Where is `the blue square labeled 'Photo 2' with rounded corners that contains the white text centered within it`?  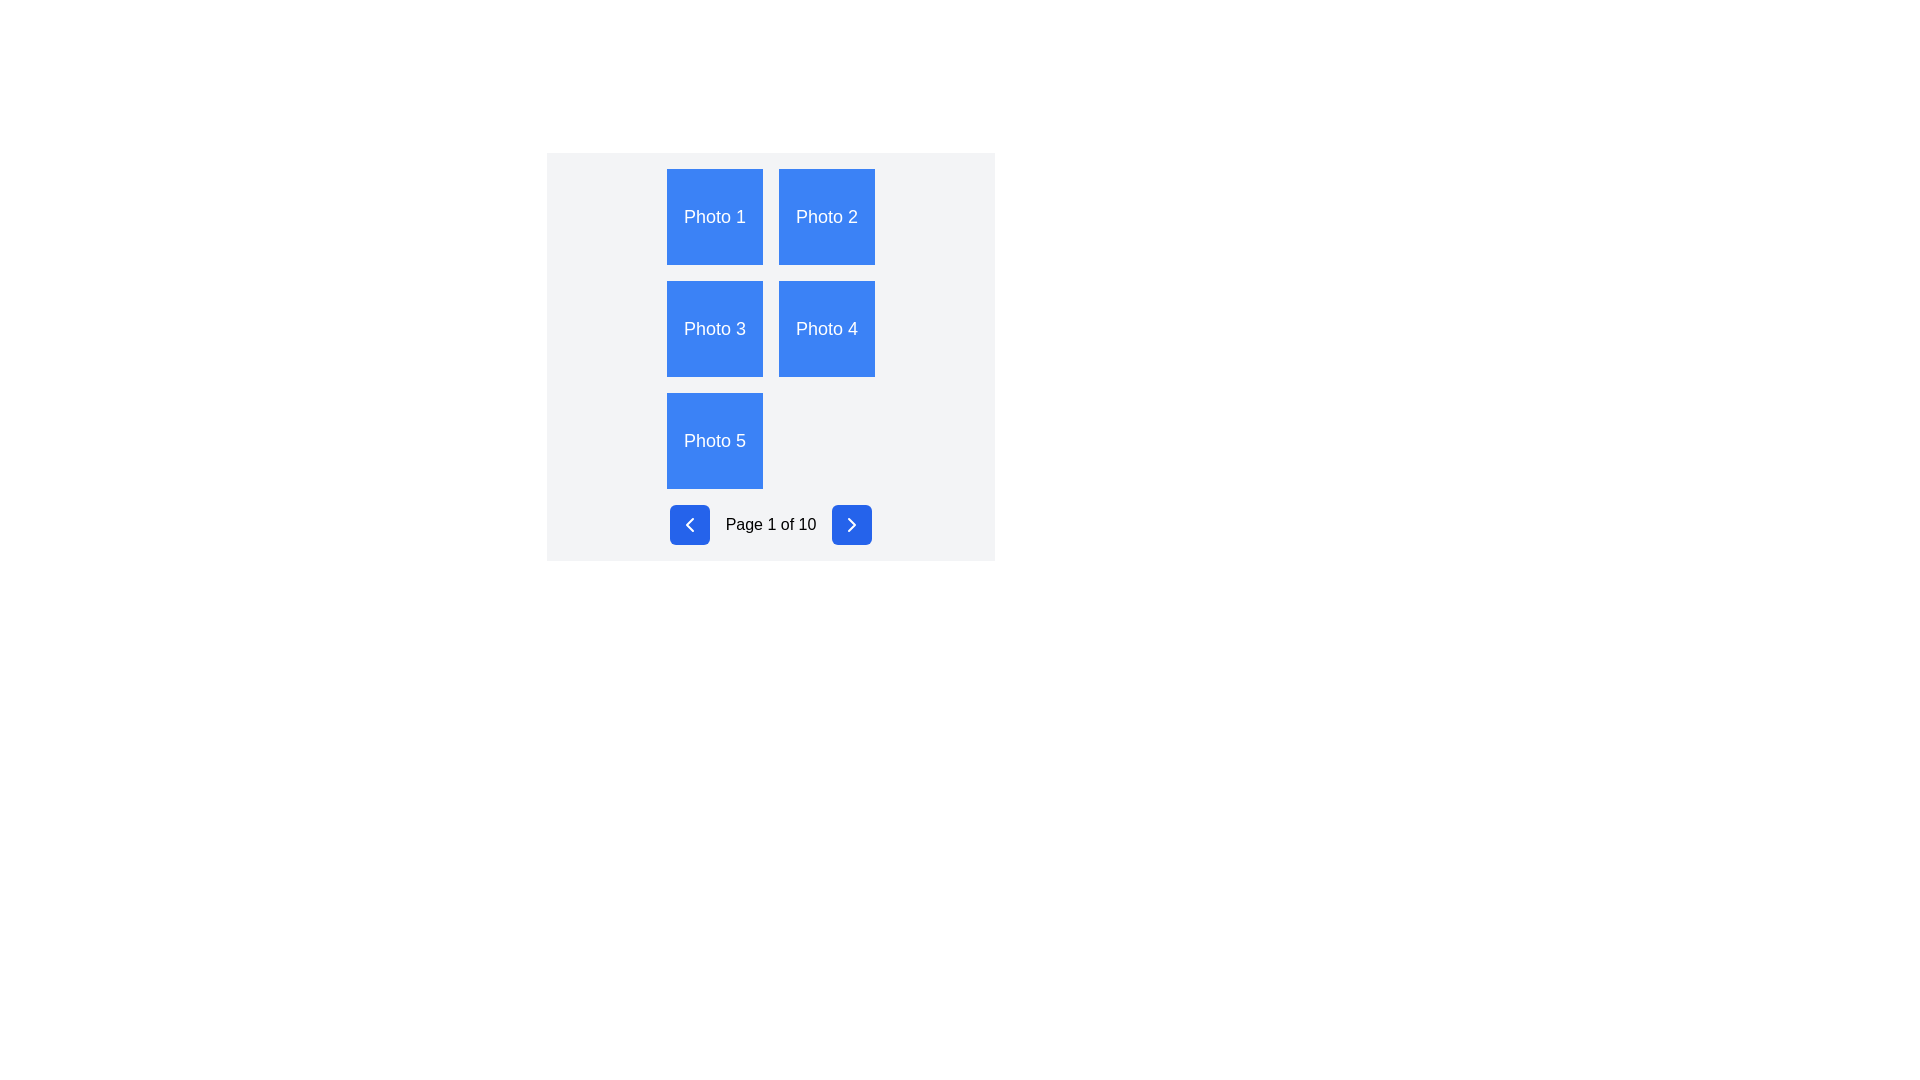
the blue square labeled 'Photo 2' with rounded corners that contains the white text centered within it is located at coordinates (826, 216).